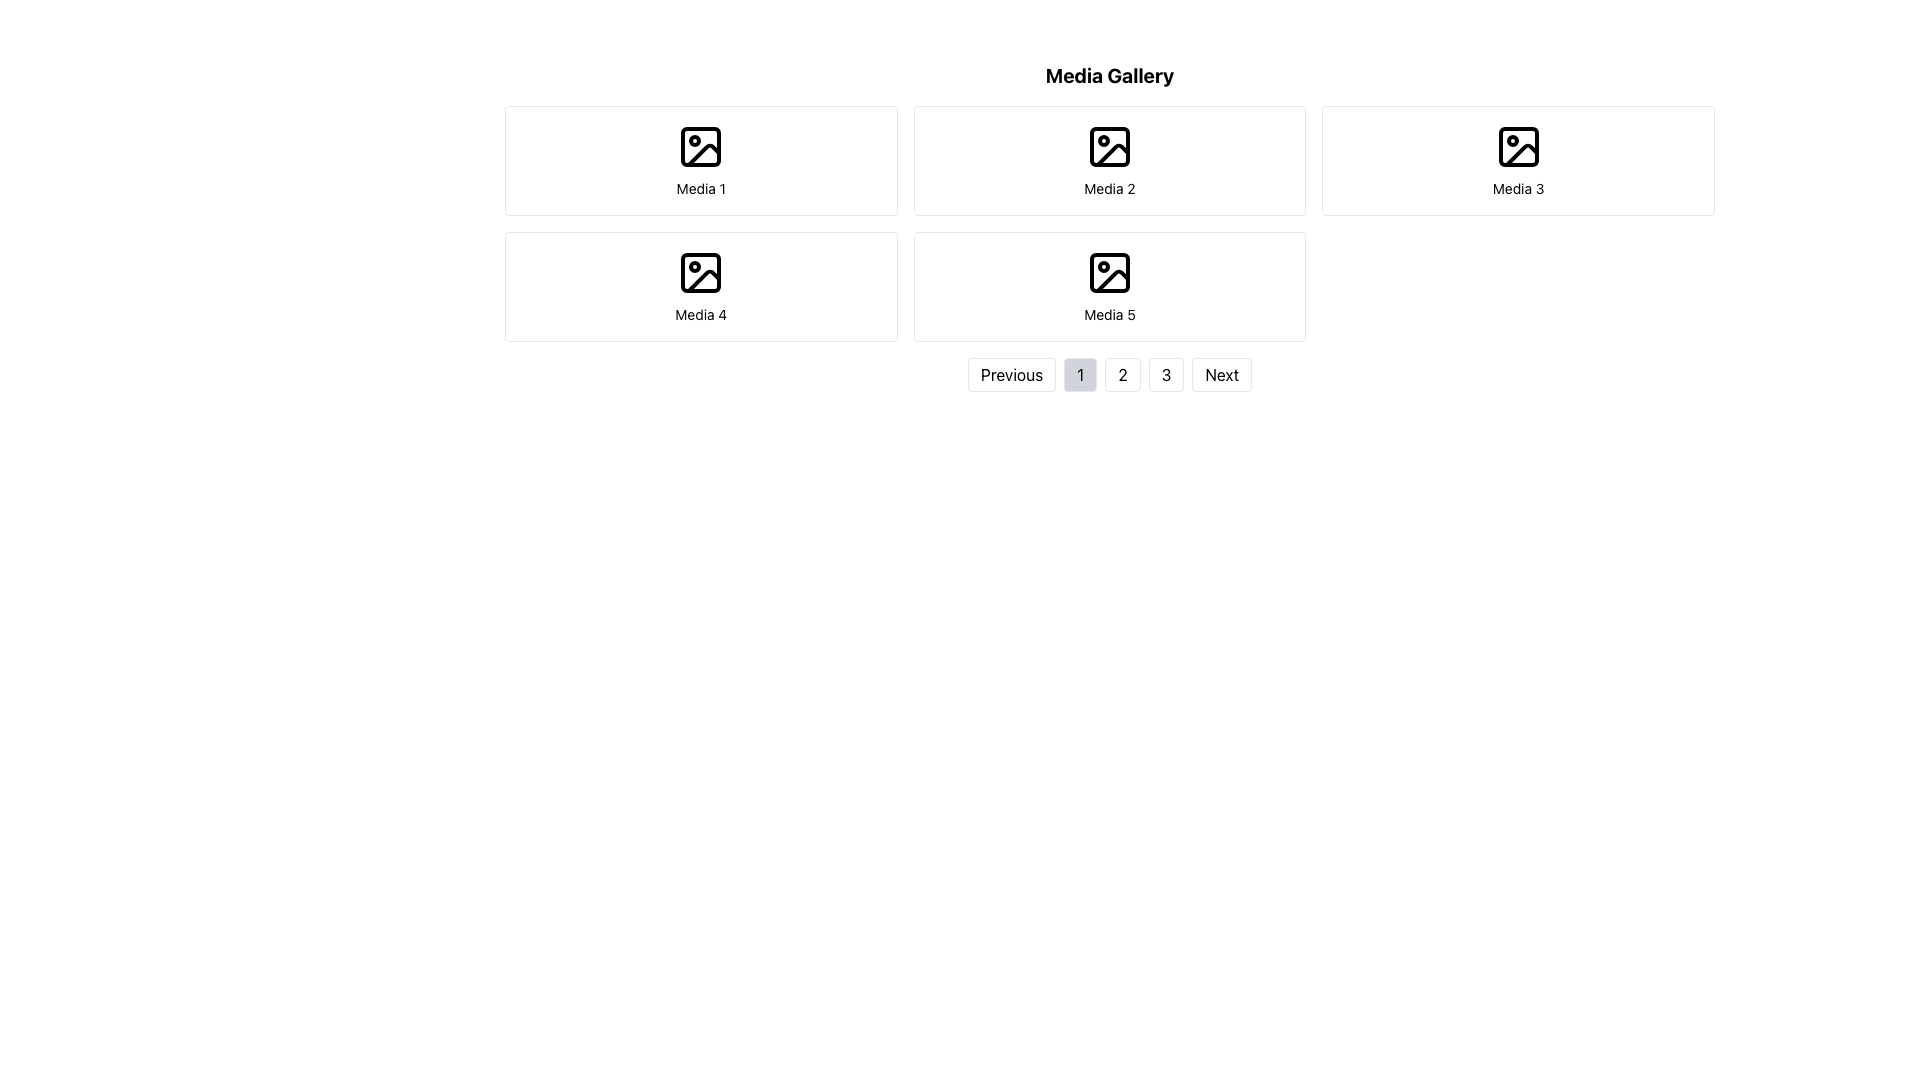 The width and height of the screenshot is (1920, 1080). What do you see at coordinates (1518, 160) in the screenshot?
I see `the card component labeled 'Media 3', which features an image icon and a descriptive text label, and is the third card in a grid layout` at bounding box center [1518, 160].